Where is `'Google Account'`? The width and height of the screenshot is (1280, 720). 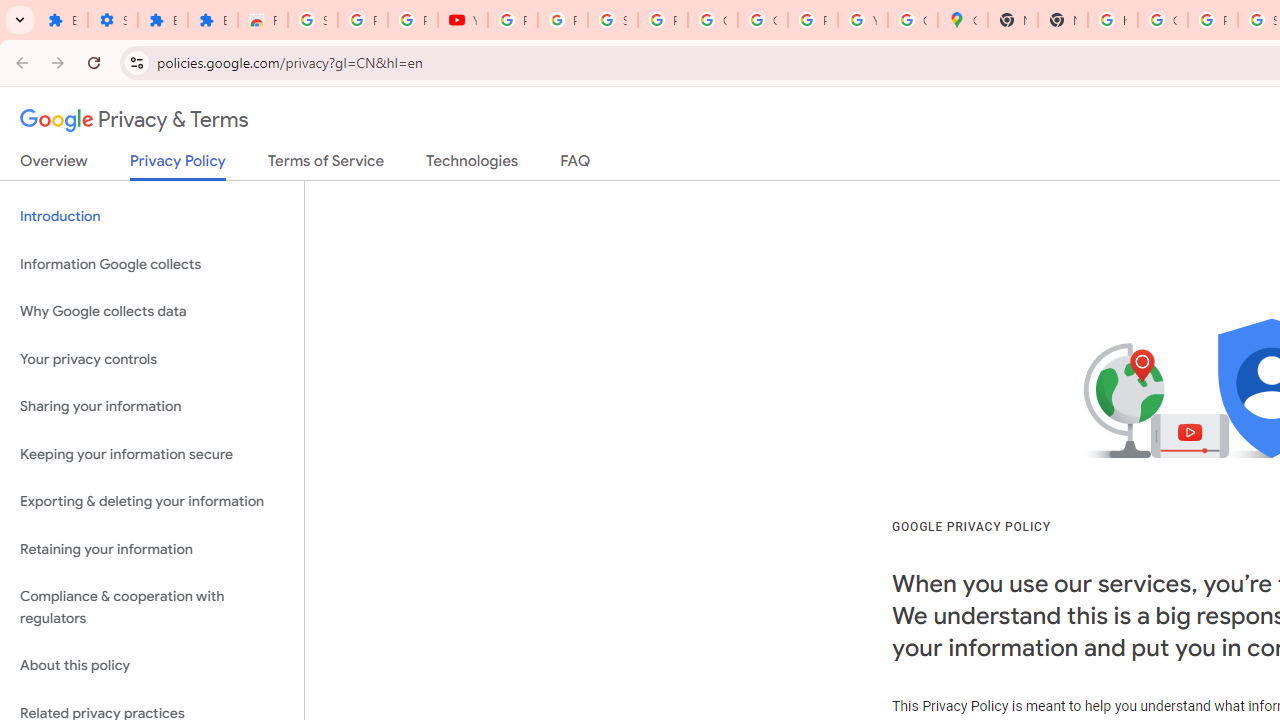
'Google Account' is located at coordinates (712, 20).